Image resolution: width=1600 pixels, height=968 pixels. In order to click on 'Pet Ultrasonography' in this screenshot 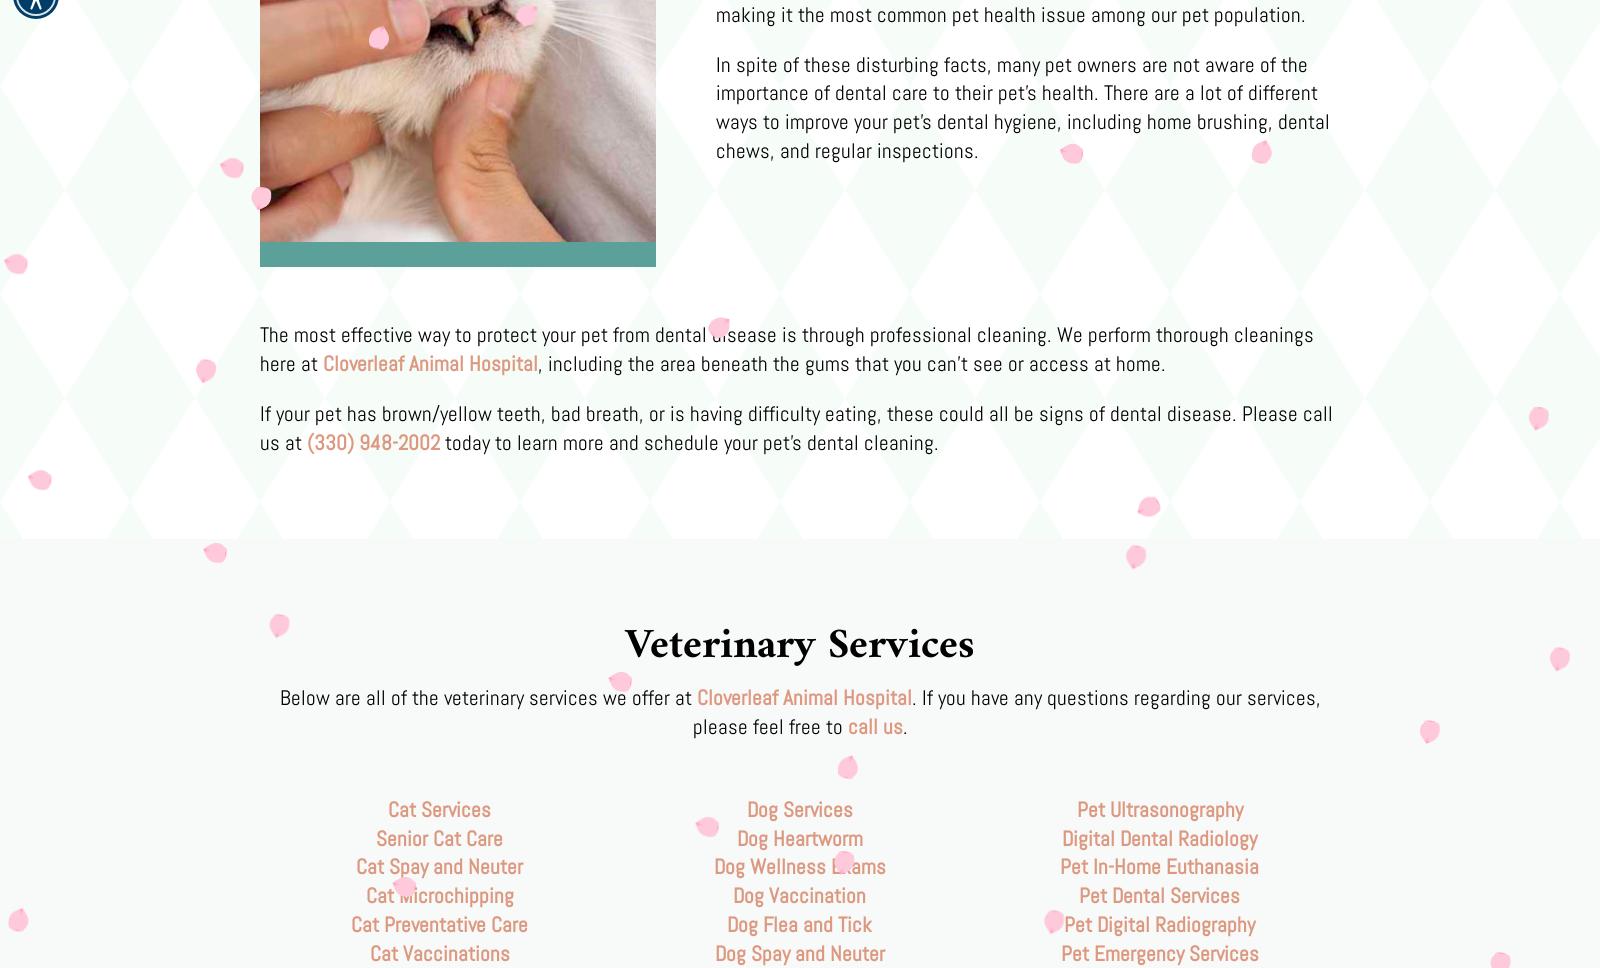, I will do `click(1159, 808)`.